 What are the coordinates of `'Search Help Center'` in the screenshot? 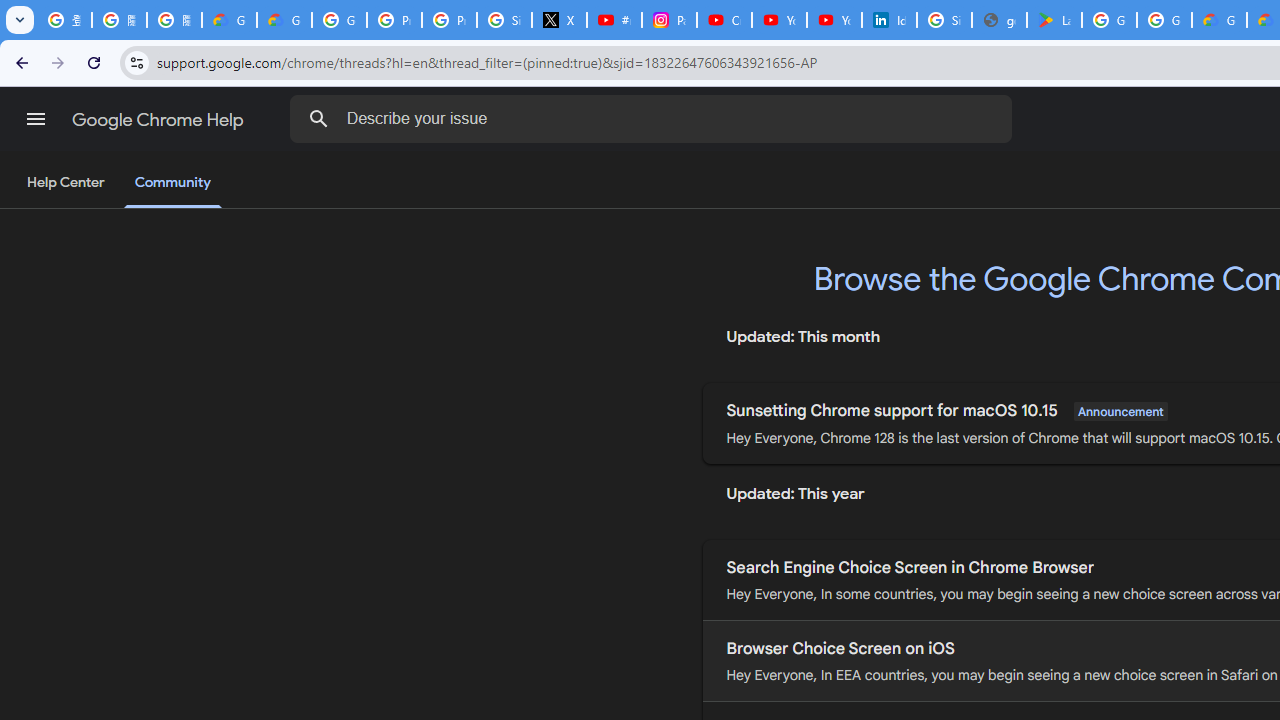 It's located at (317, 118).